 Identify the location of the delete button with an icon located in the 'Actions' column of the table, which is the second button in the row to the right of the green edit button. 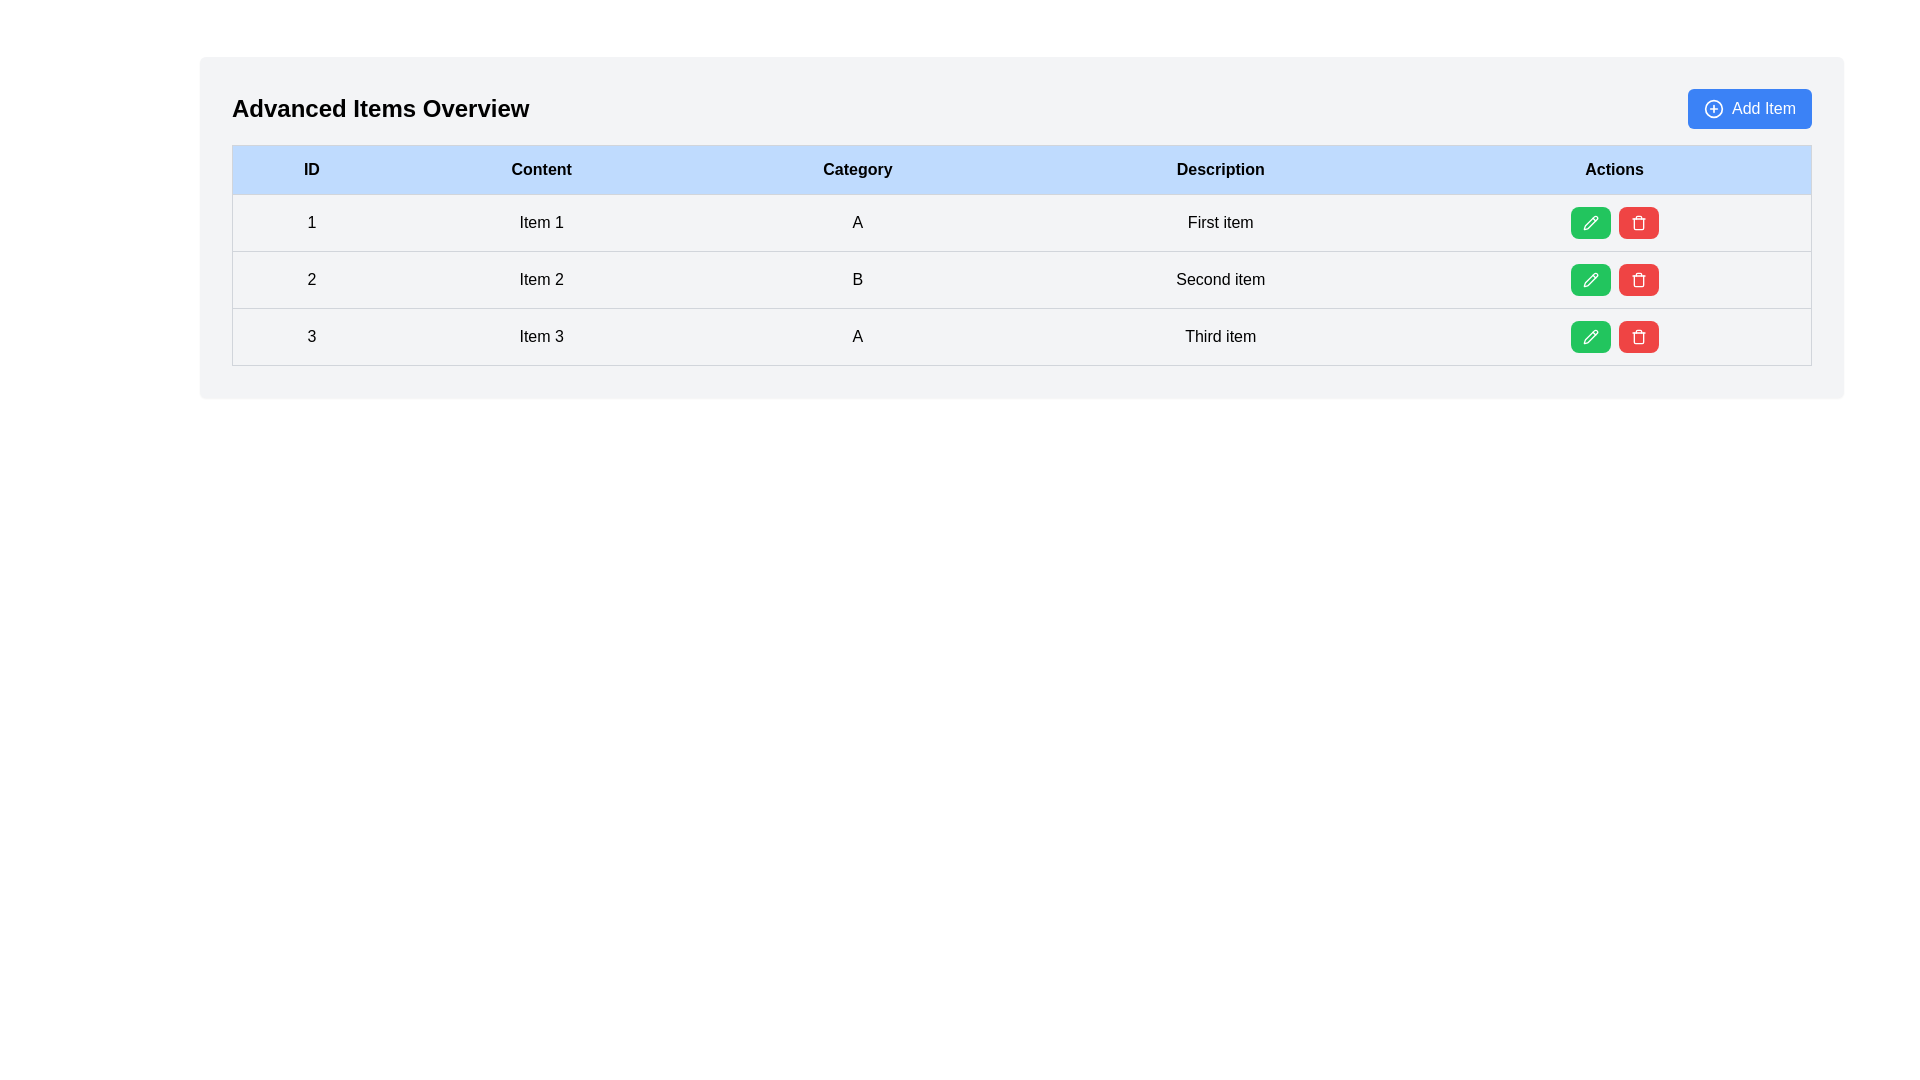
(1638, 223).